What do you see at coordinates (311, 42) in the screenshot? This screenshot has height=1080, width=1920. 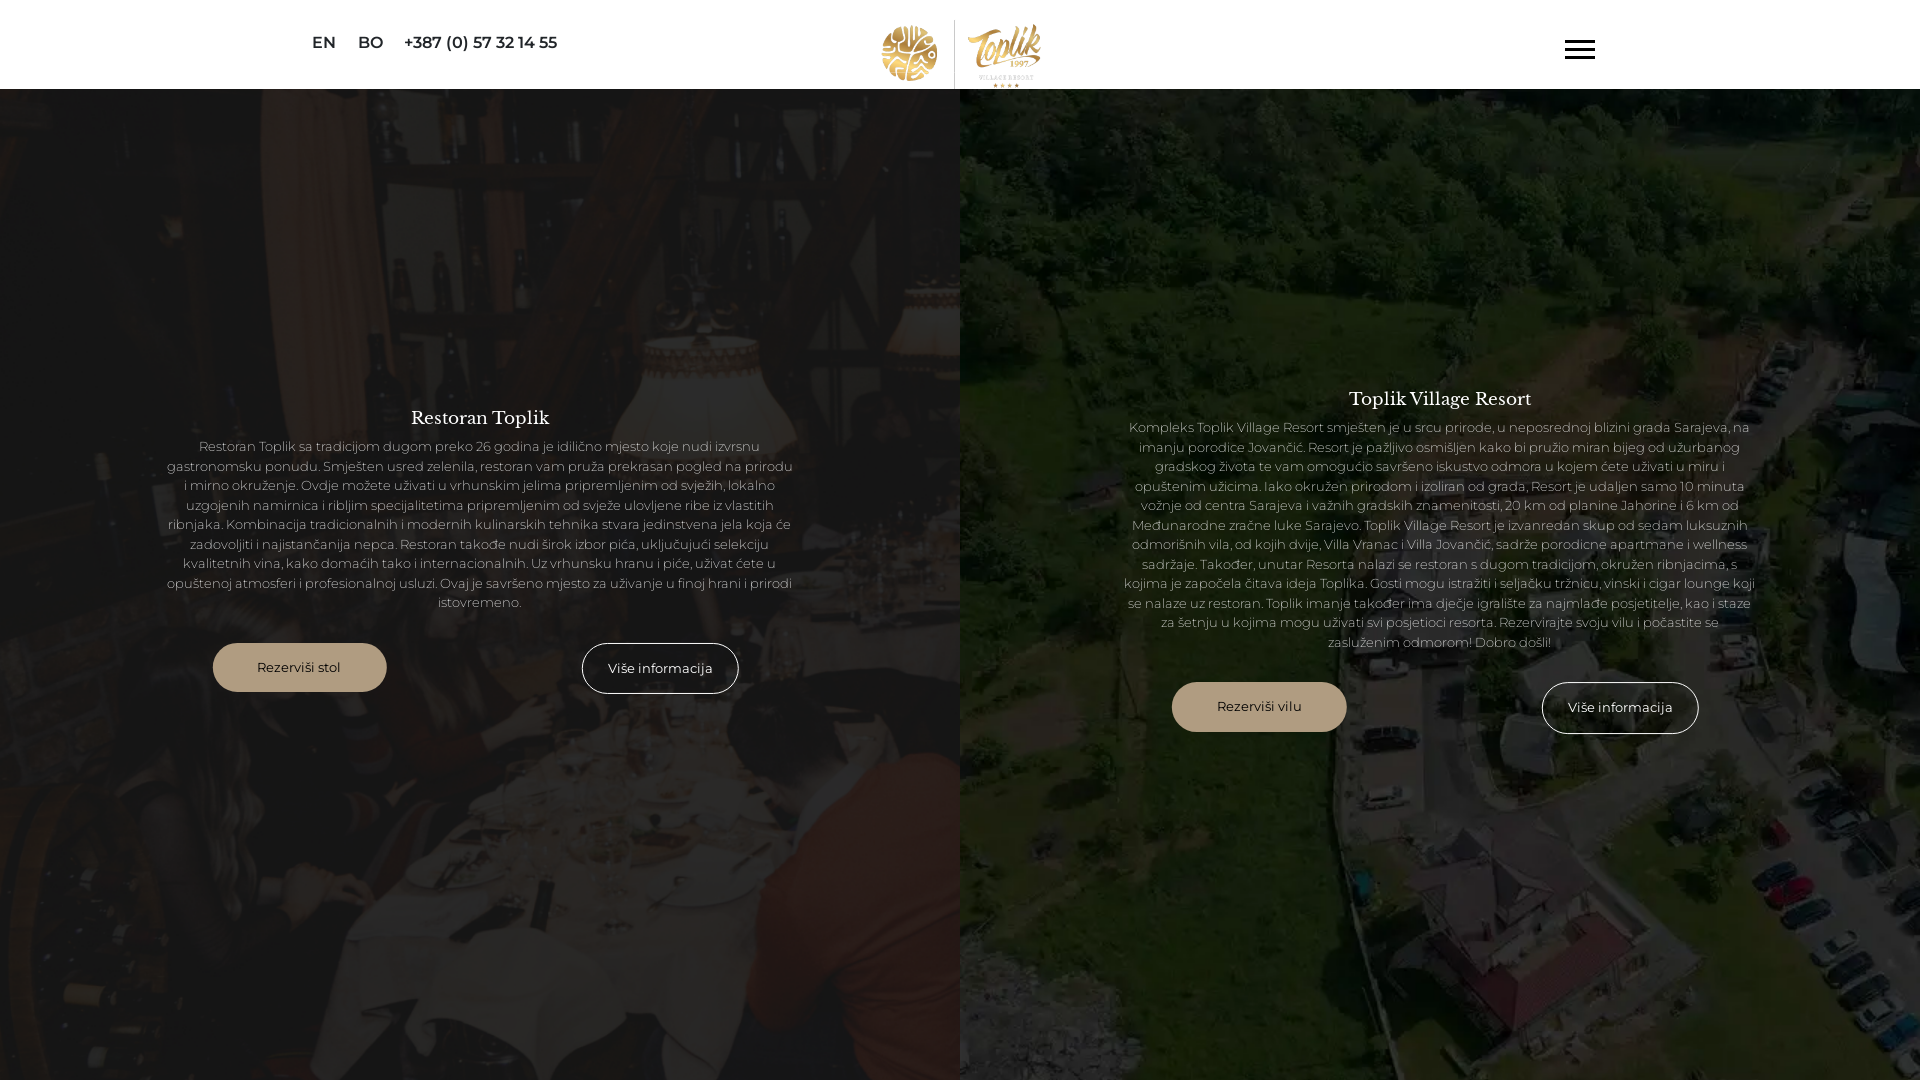 I see `'EN'` at bounding box center [311, 42].